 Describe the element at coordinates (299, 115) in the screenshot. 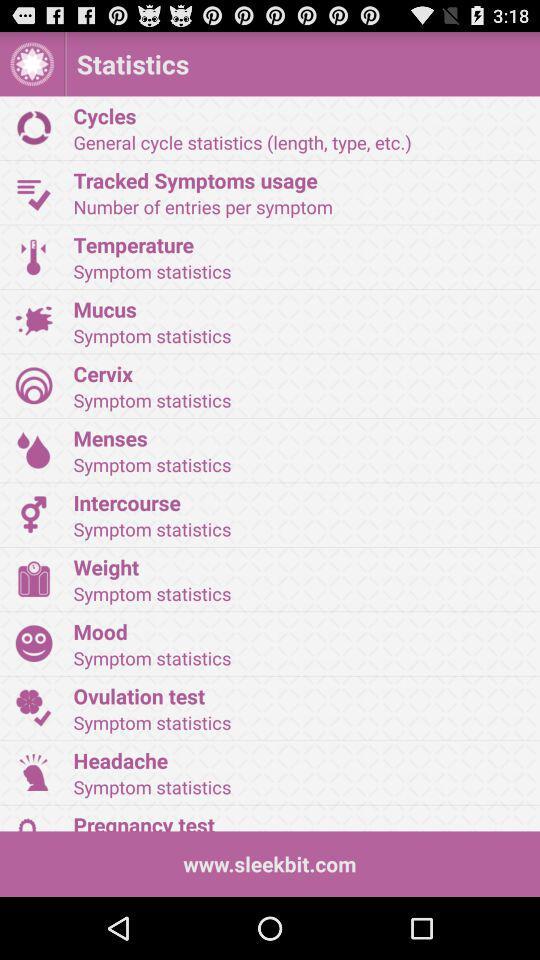

I see `the item below the statistics` at that location.